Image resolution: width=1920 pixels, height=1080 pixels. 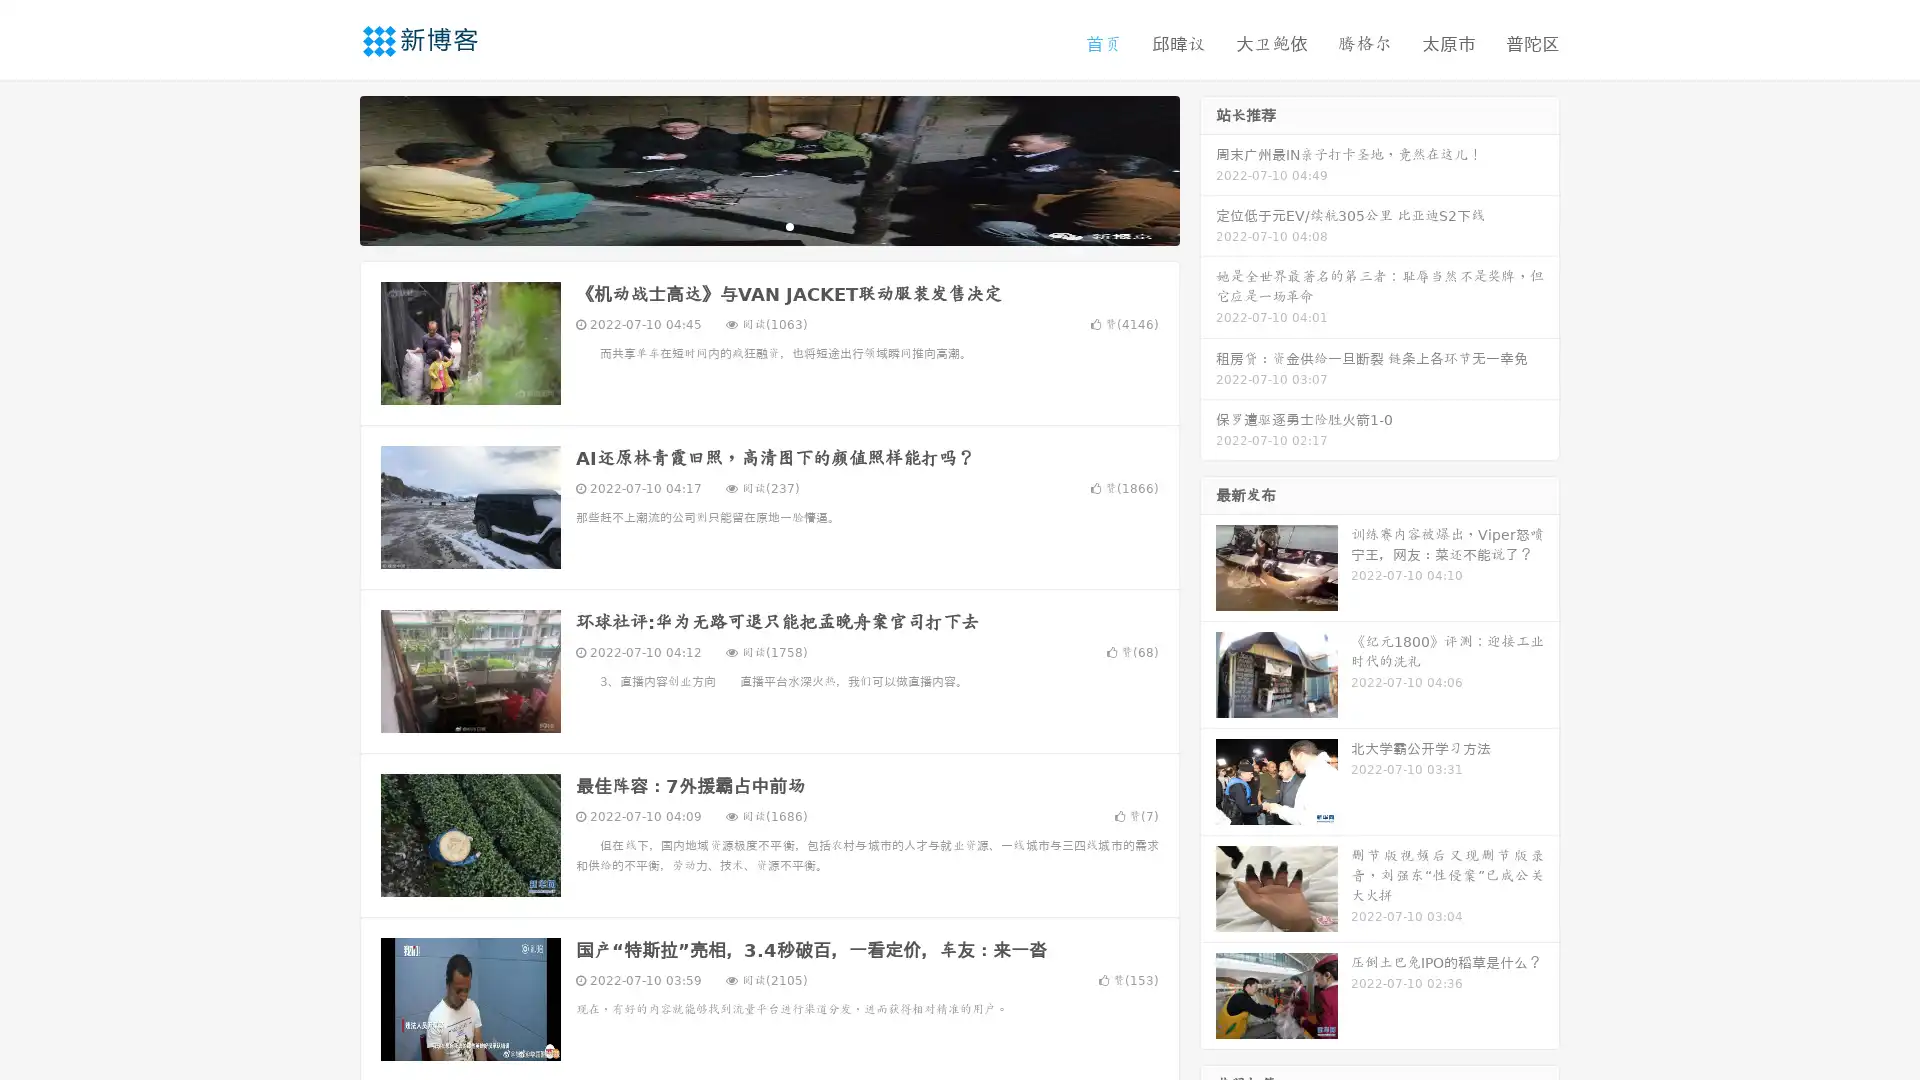 What do you see at coordinates (1208, 168) in the screenshot?
I see `Next slide` at bounding box center [1208, 168].